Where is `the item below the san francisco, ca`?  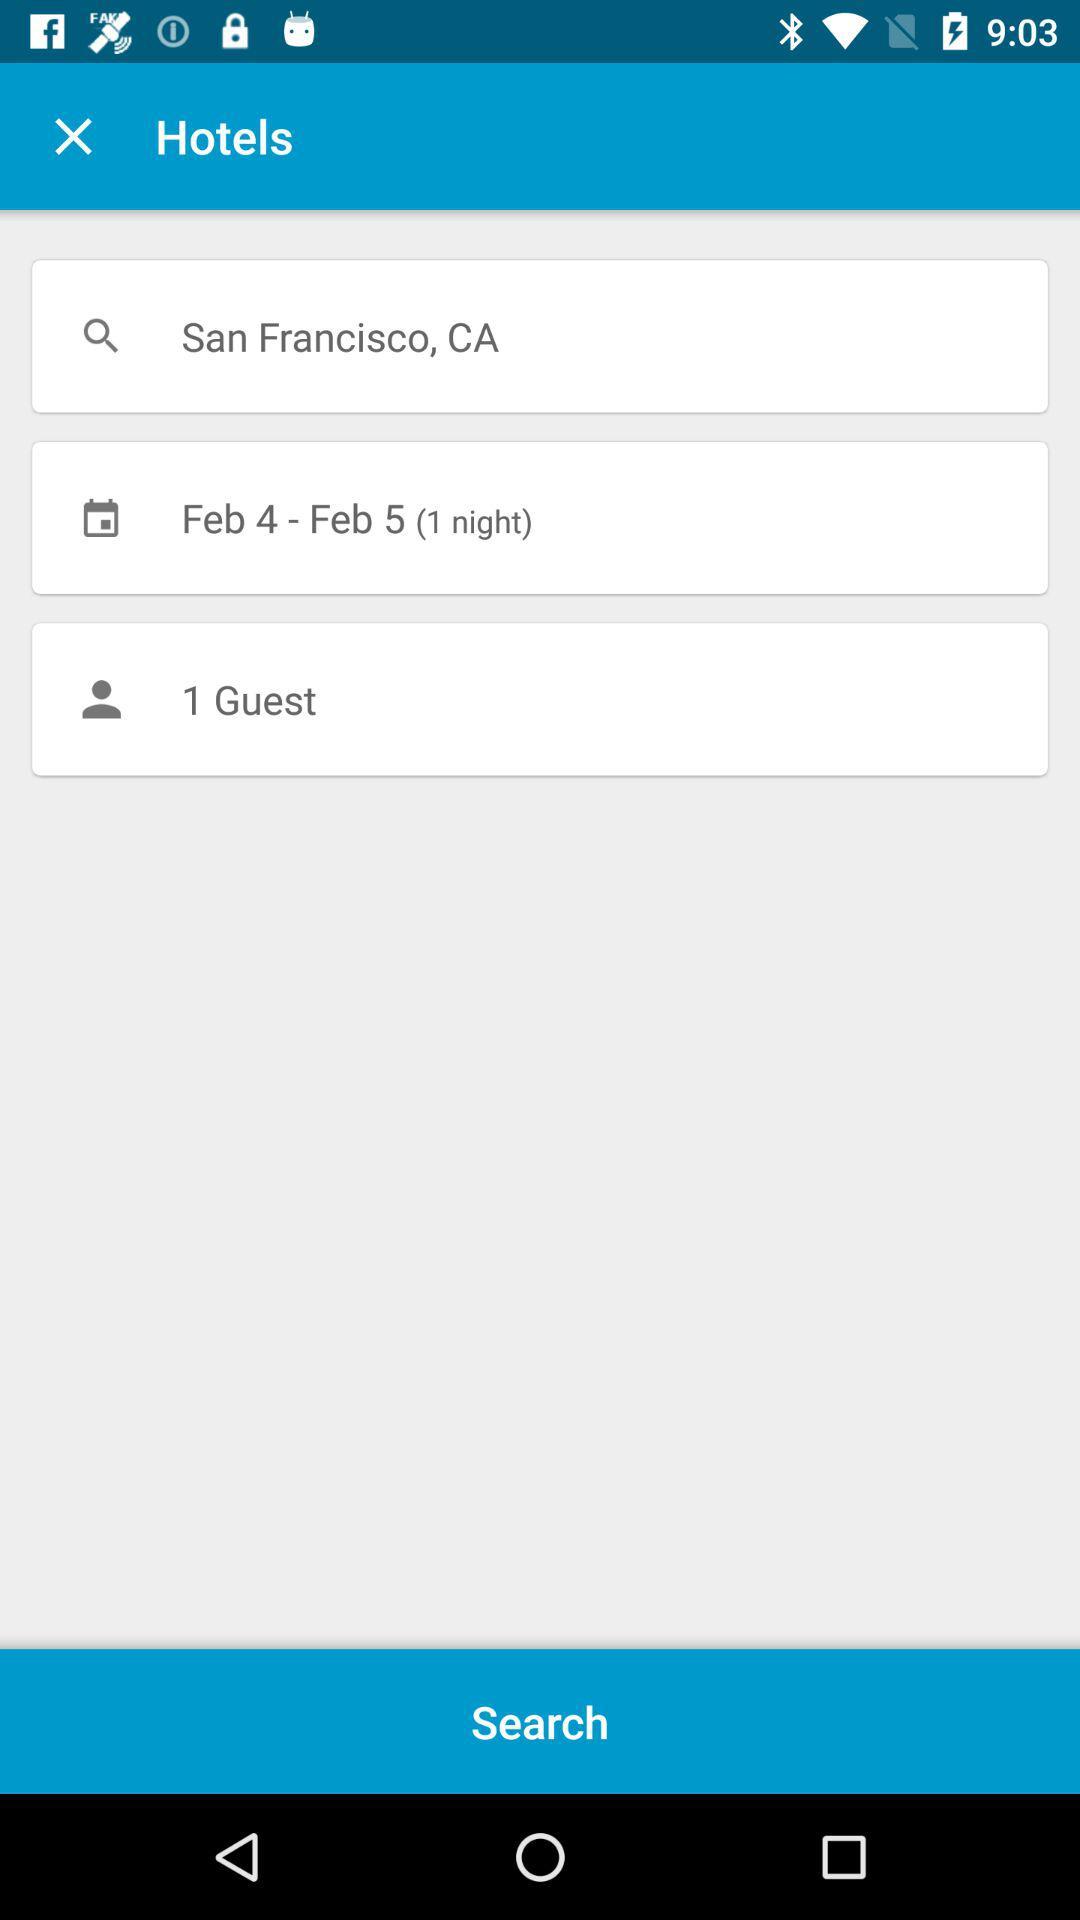 the item below the san francisco, ca is located at coordinates (540, 517).